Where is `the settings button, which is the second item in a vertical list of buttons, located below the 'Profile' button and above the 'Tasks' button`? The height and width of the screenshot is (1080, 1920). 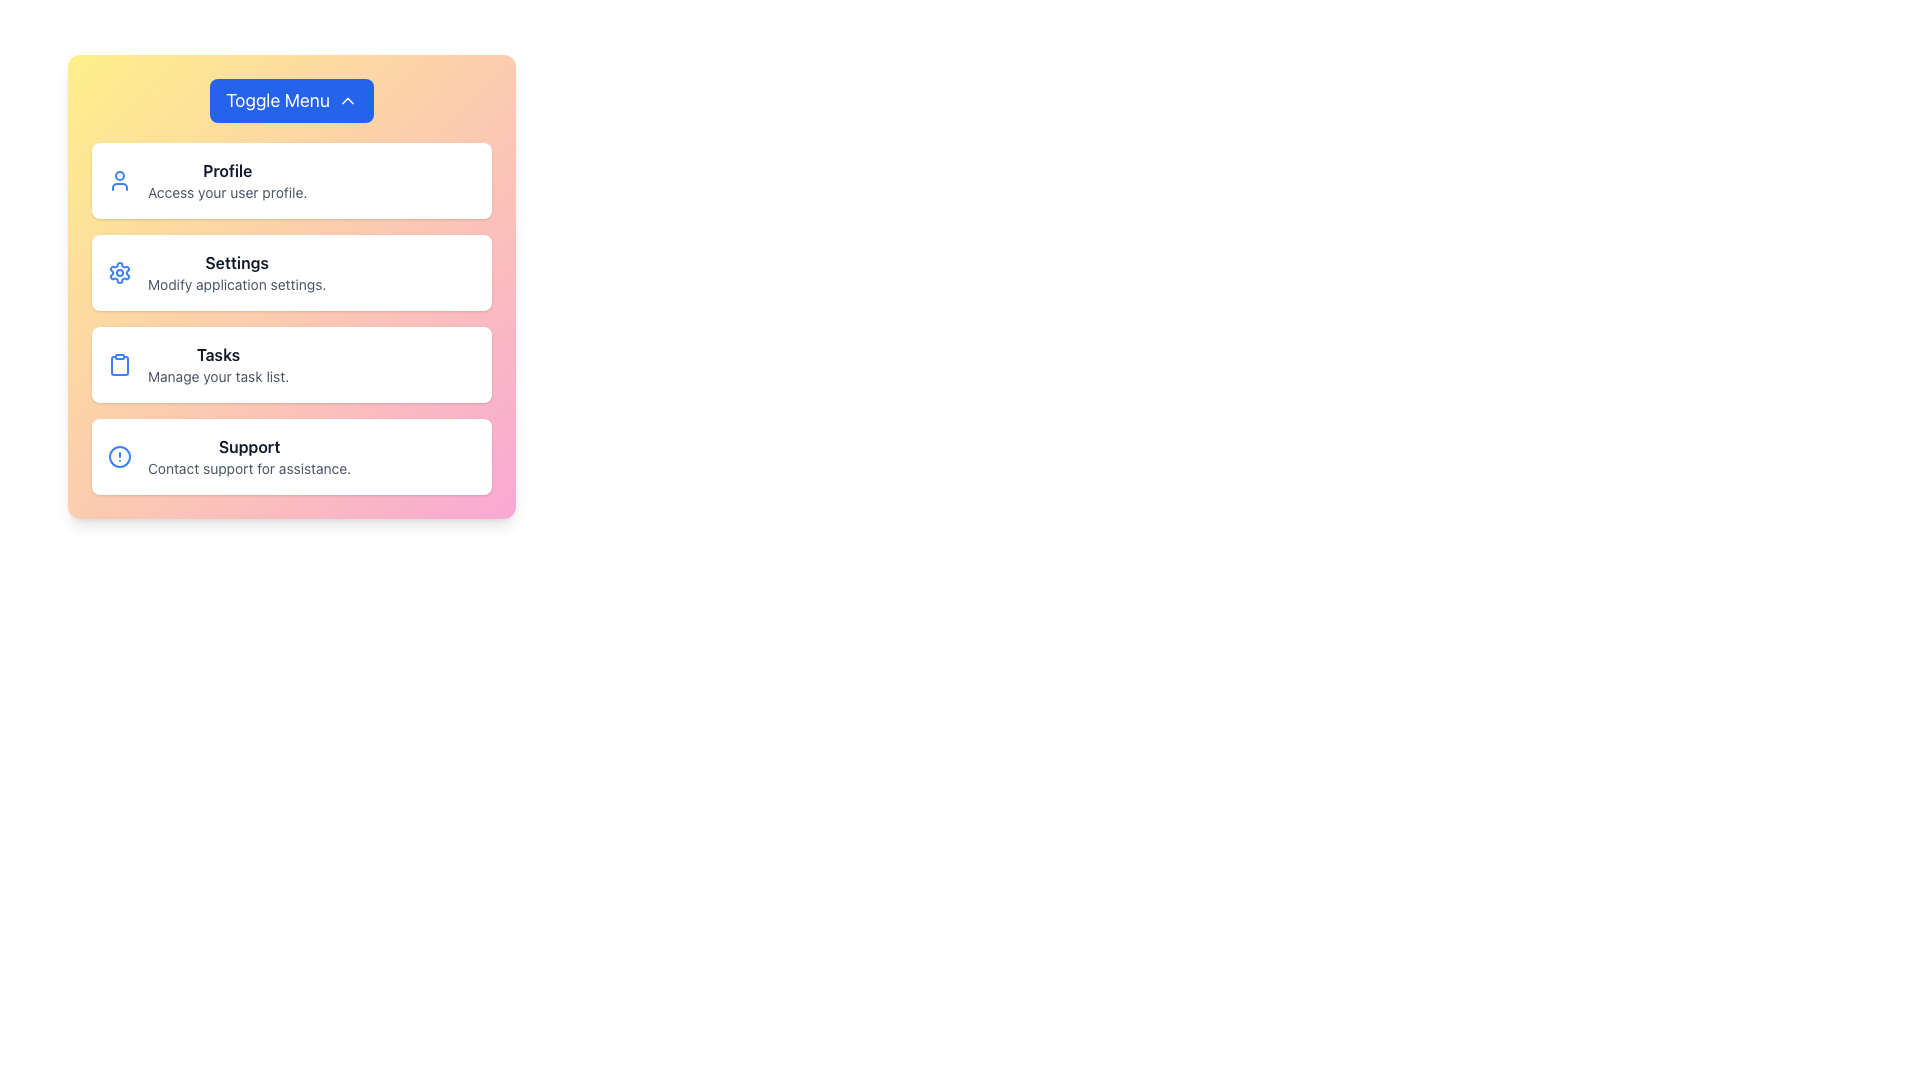
the settings button, which is the second item in a vertical list of buttons, located below the 'Profile' button and above the 'Tasks' button is located at coordinates (291, 273).